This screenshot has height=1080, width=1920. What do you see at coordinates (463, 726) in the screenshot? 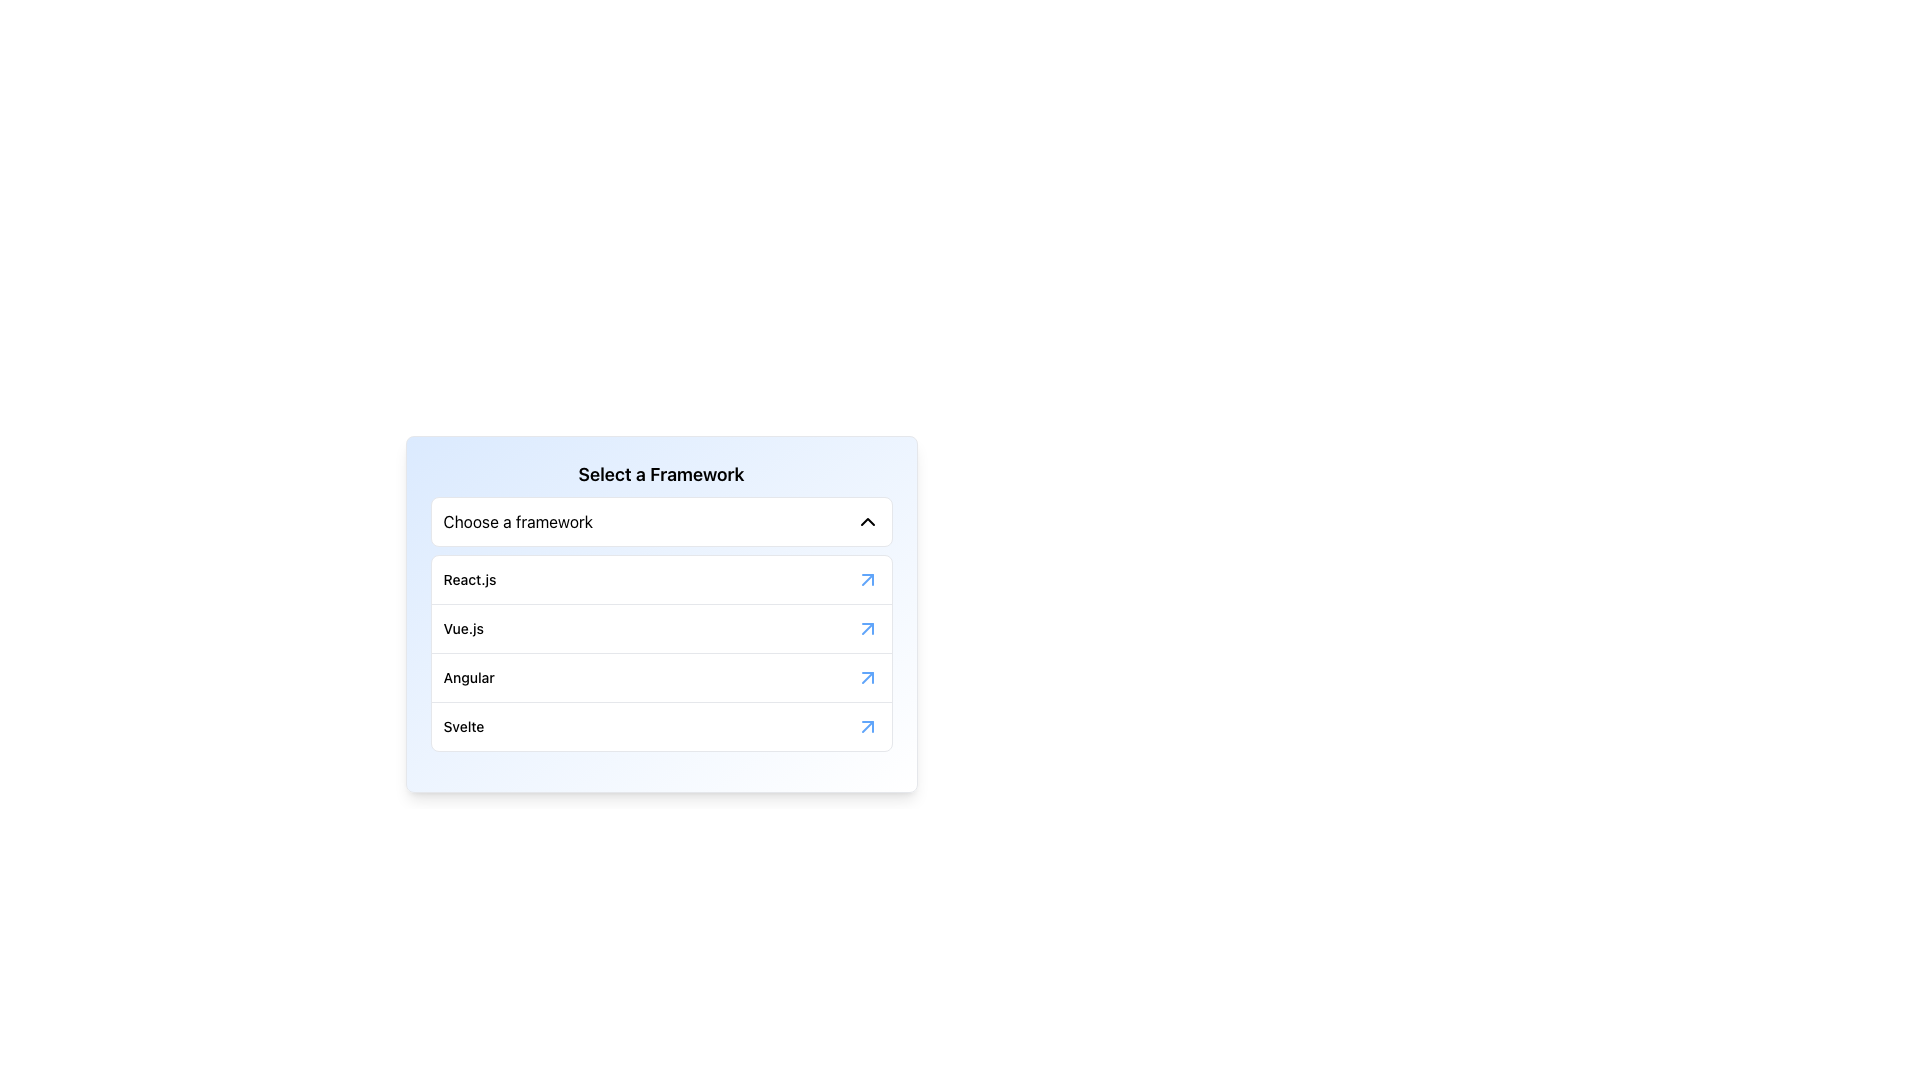
I see `the 'Svelte' text label` at bounding box center [463, 726].